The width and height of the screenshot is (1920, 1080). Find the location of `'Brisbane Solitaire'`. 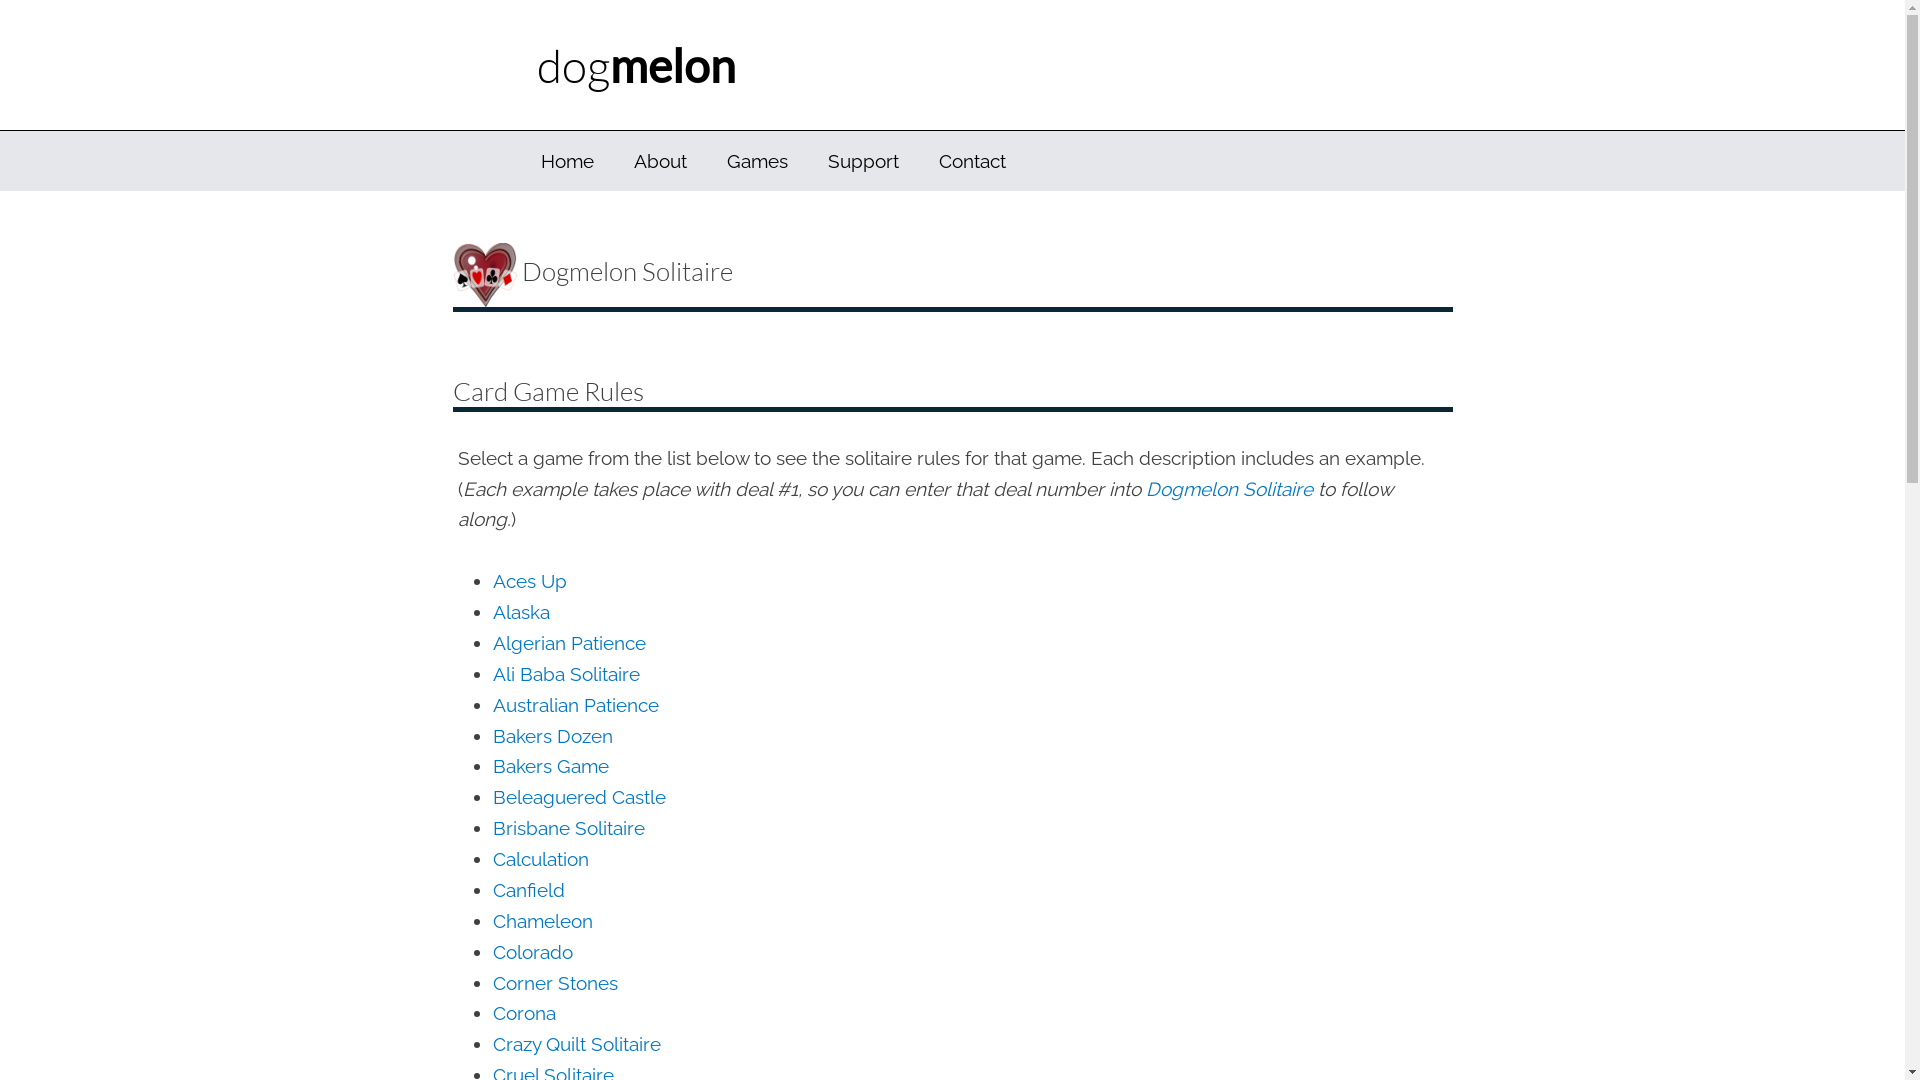

'Brisbane Solitaire' is located at coordinates (566, 828).